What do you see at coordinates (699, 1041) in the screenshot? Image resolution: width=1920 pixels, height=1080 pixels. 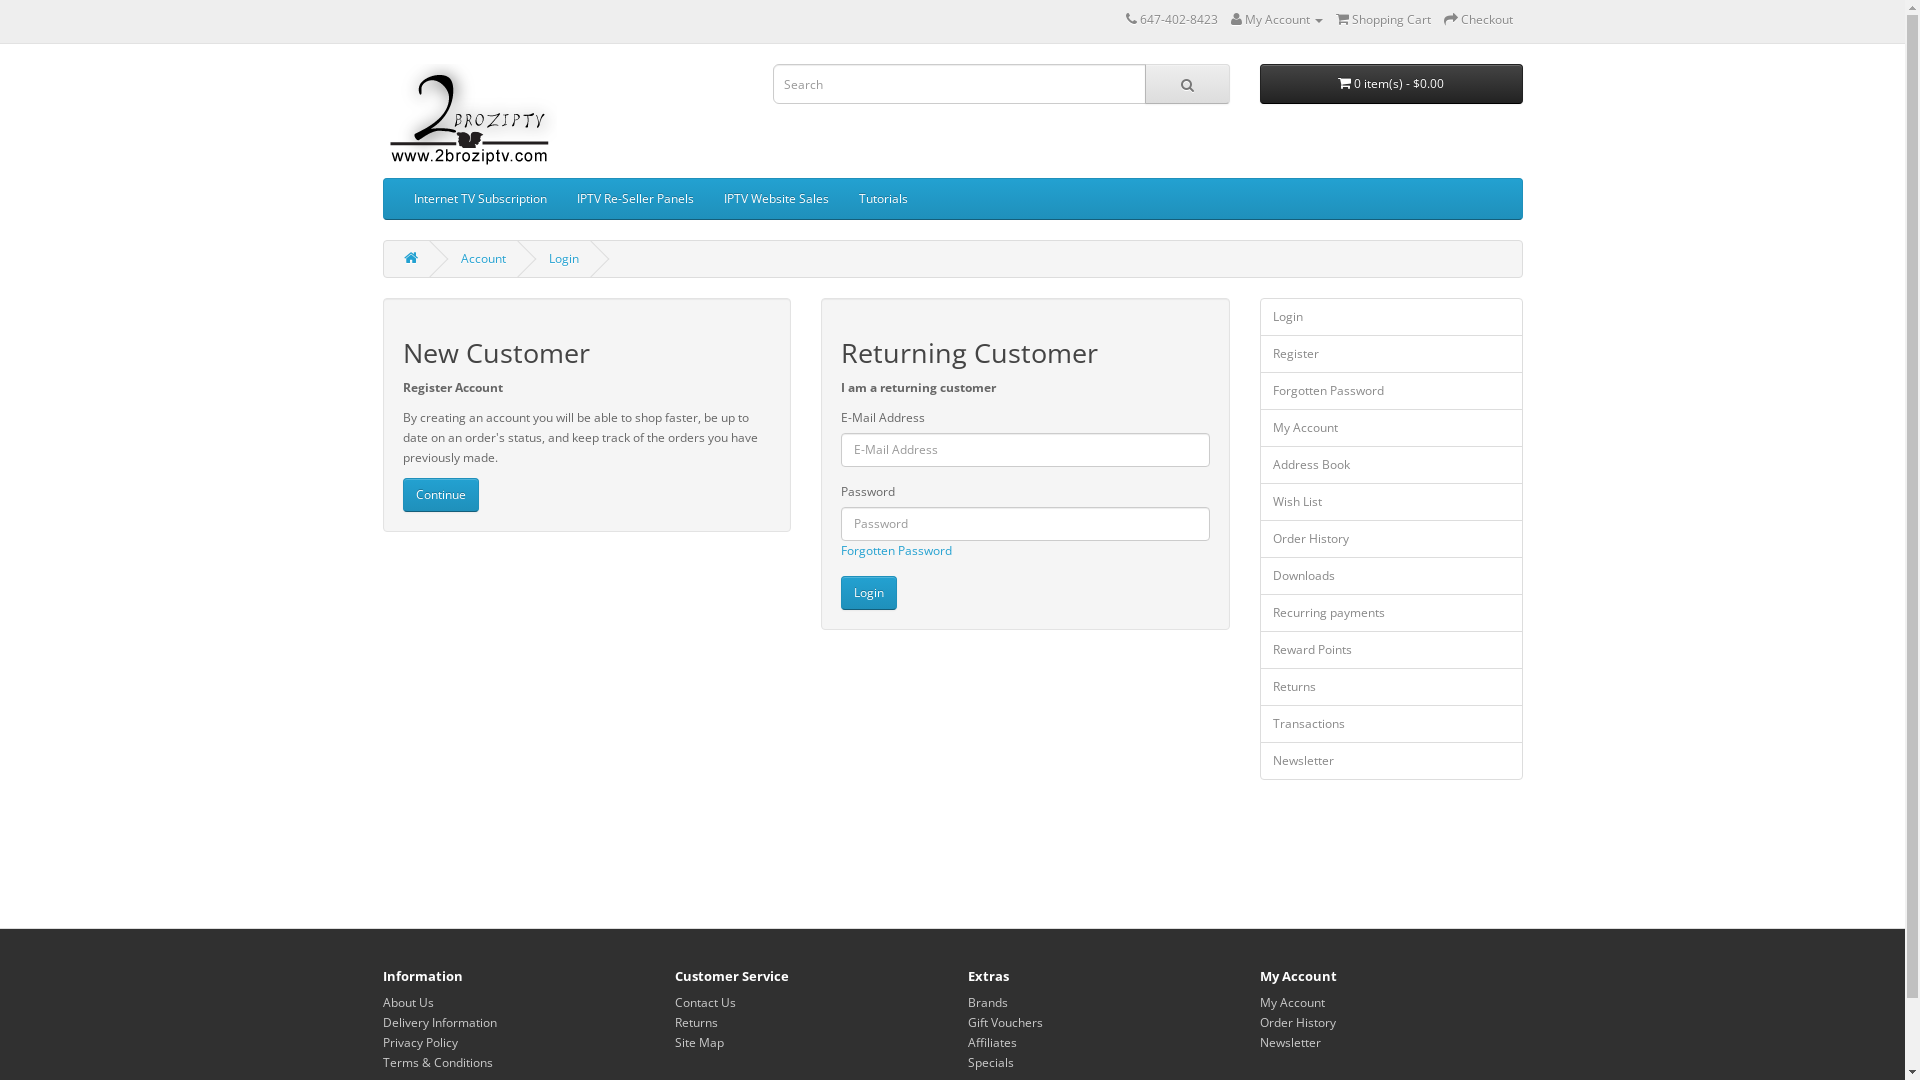 I see `'Site Map'` at bounding box center [699, 1041].